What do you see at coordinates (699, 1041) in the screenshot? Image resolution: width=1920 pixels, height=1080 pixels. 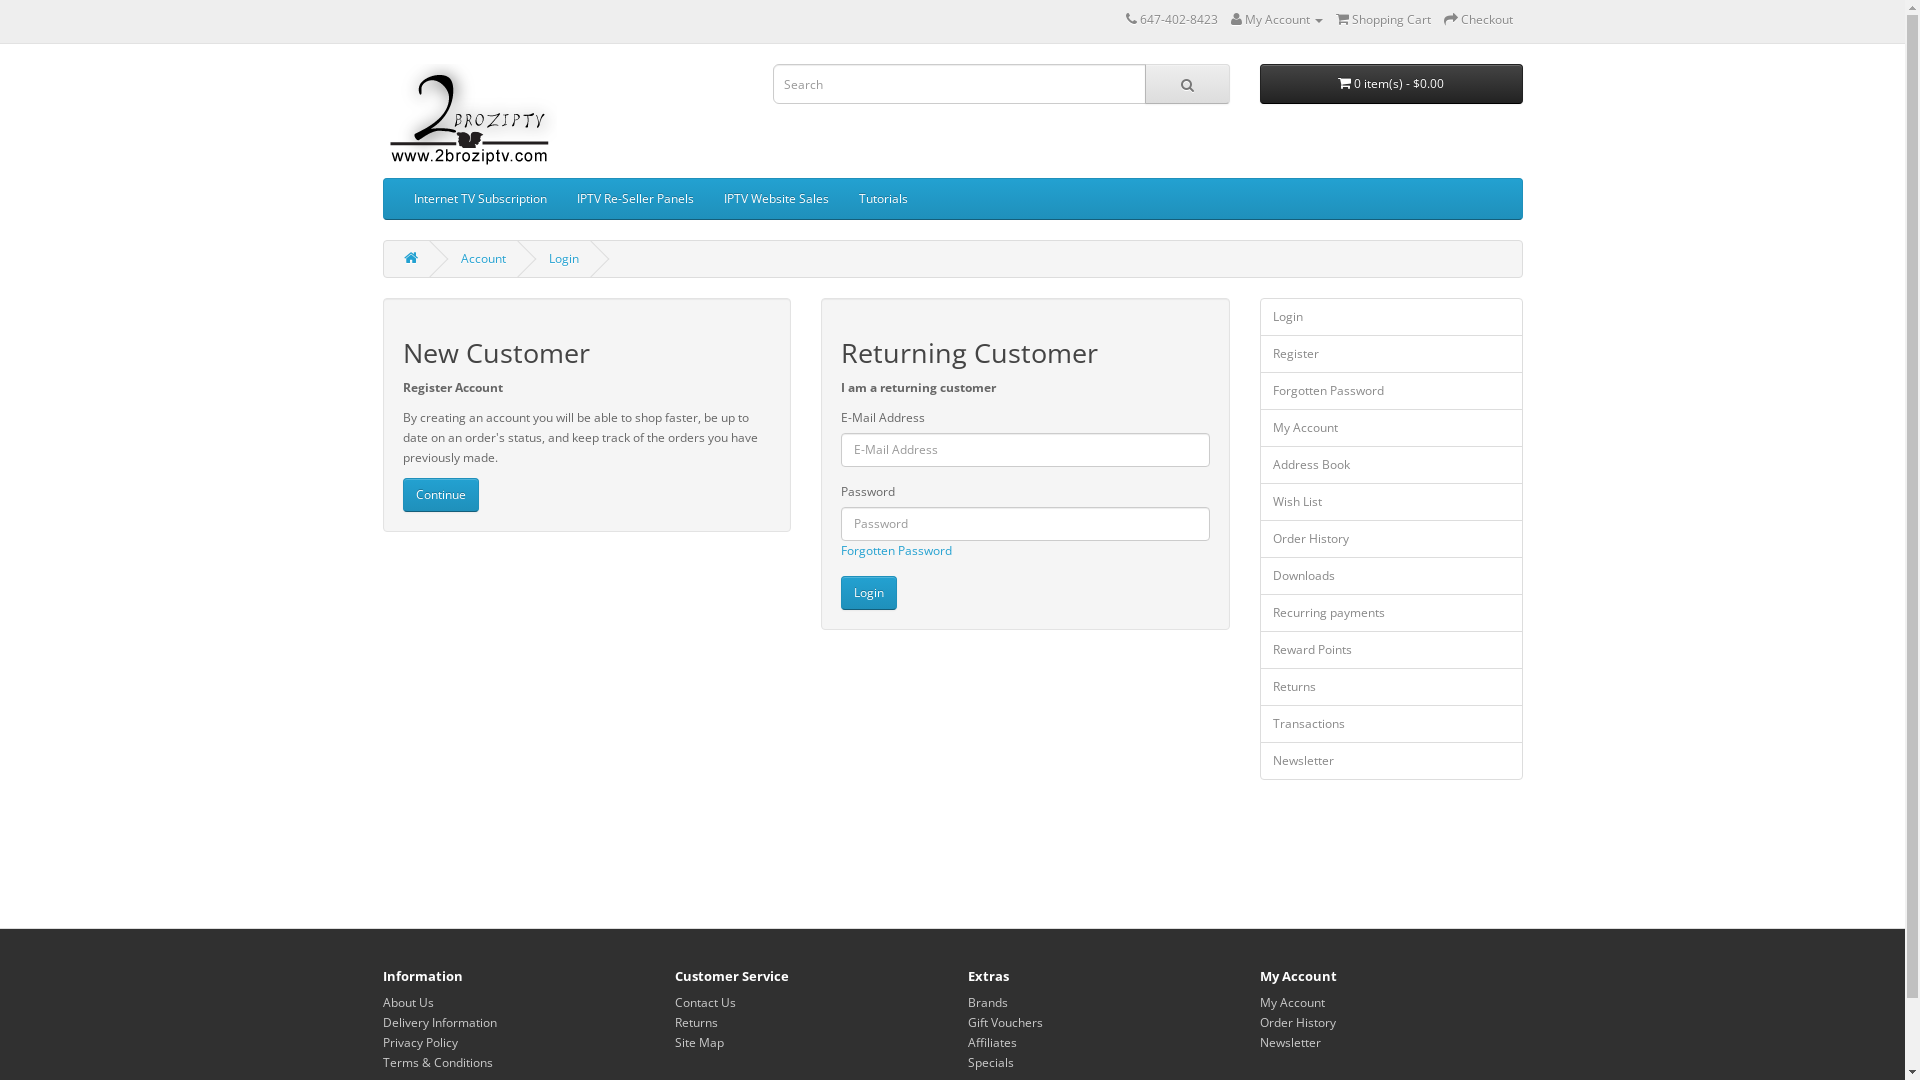 I see `'Site Map'` at bounding box center [699, 1041].